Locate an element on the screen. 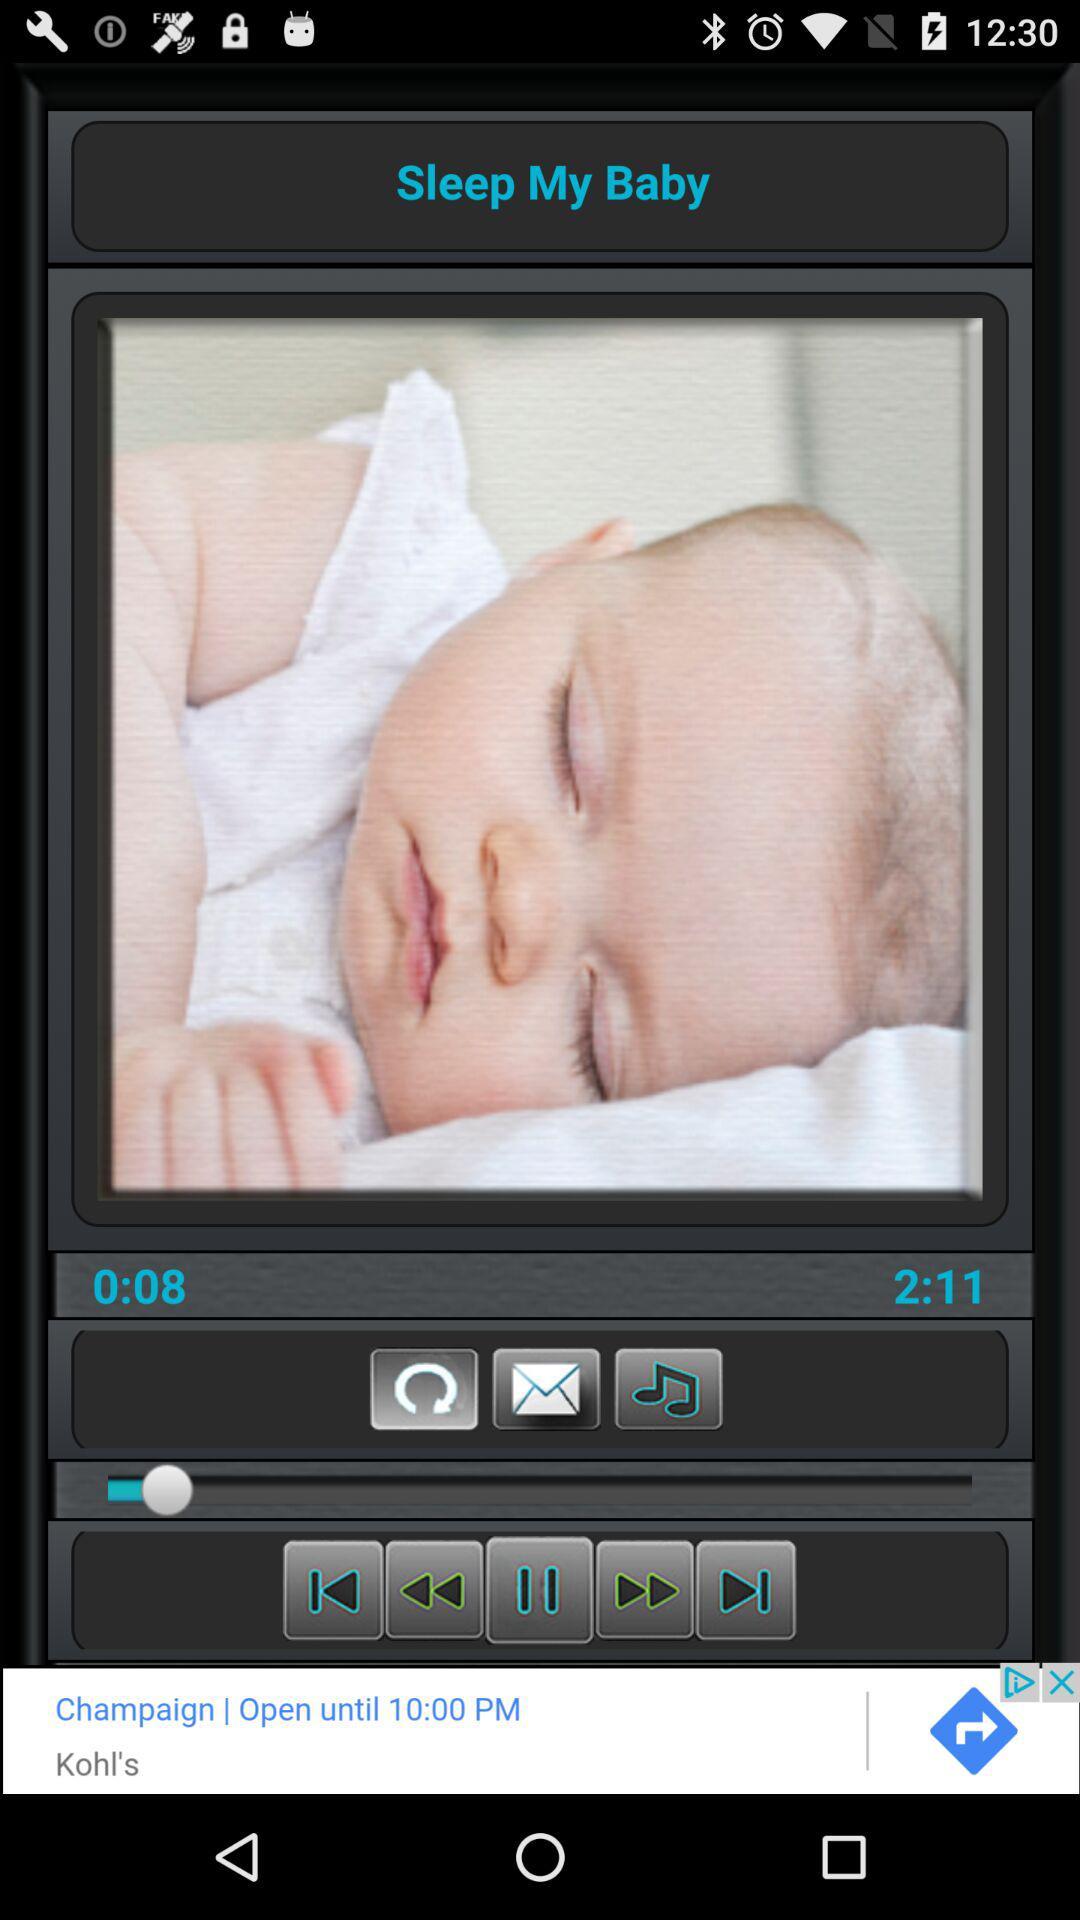 The image size is (1080, 1920). stoping the option is located at coordinates (538, 1589).